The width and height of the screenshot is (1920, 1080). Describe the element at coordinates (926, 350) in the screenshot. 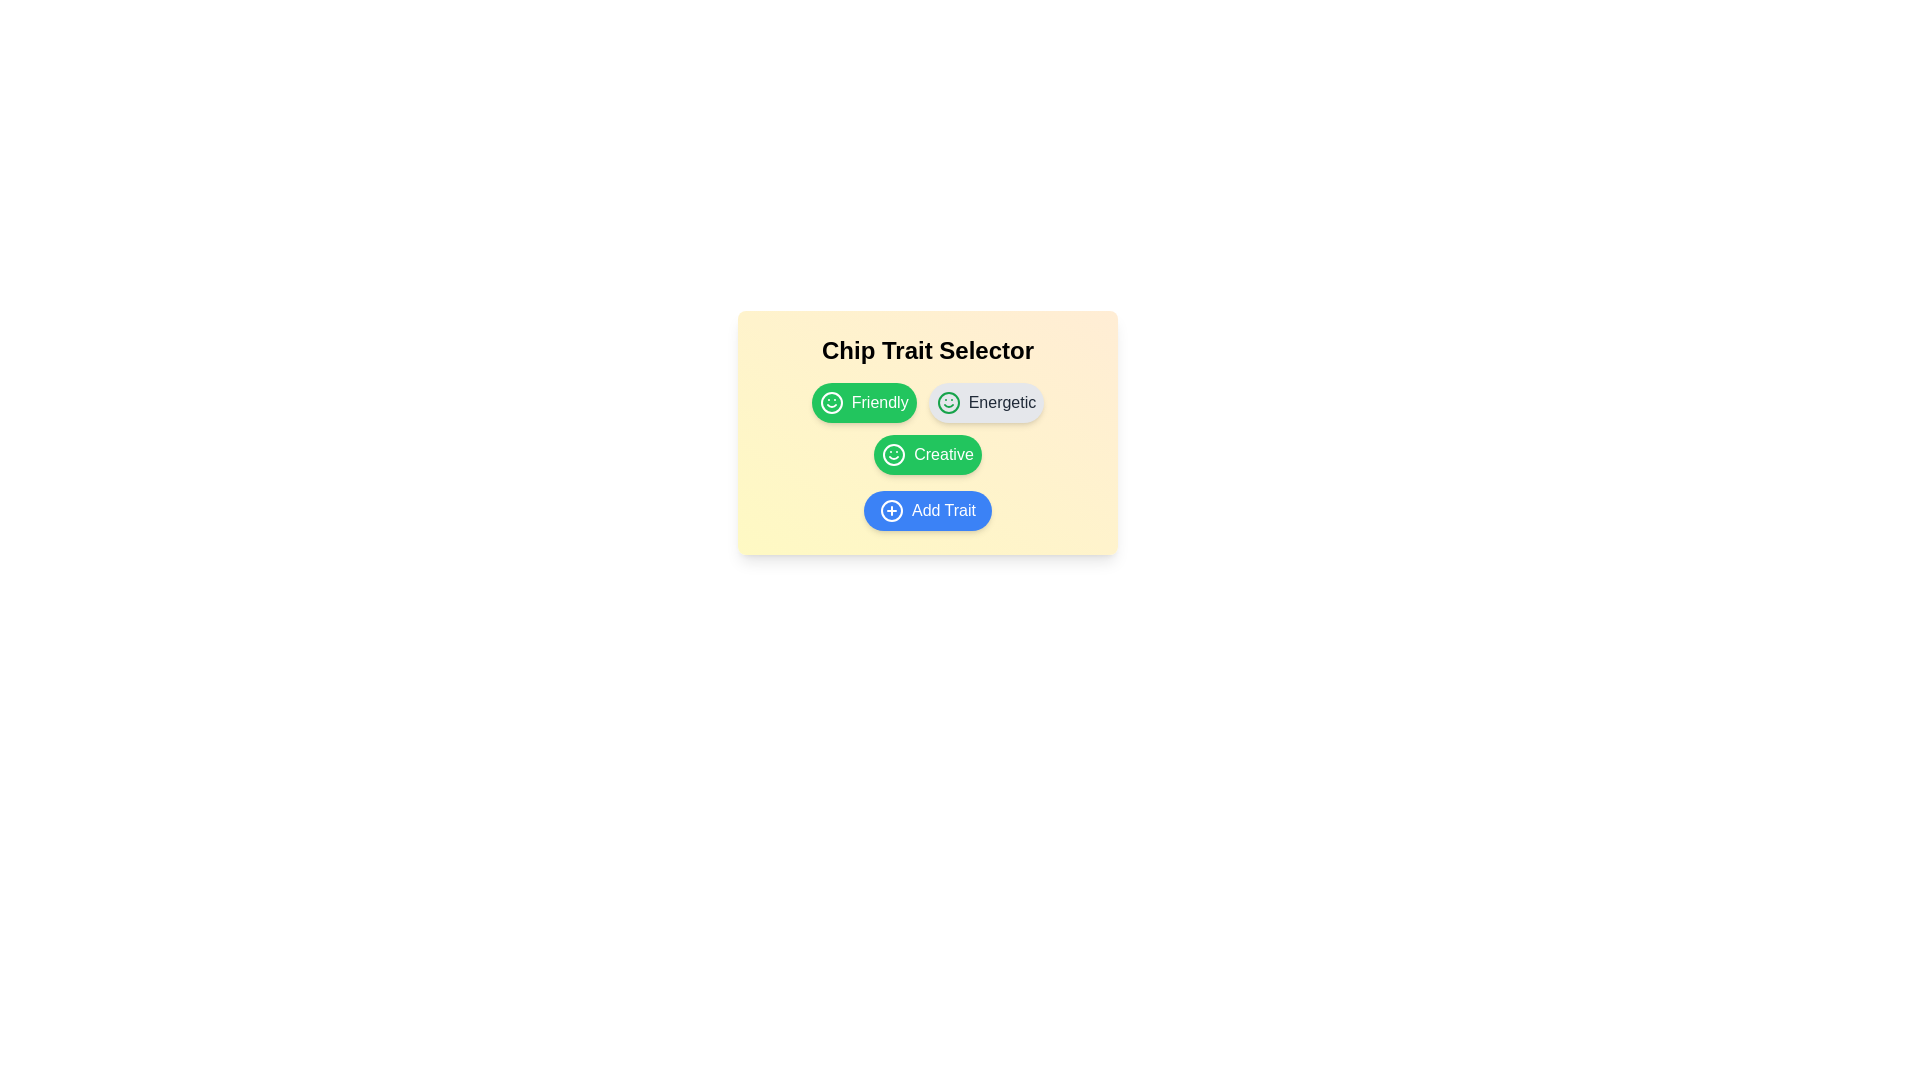

I see `the header text 'Chip Trait Selector'` at that location.